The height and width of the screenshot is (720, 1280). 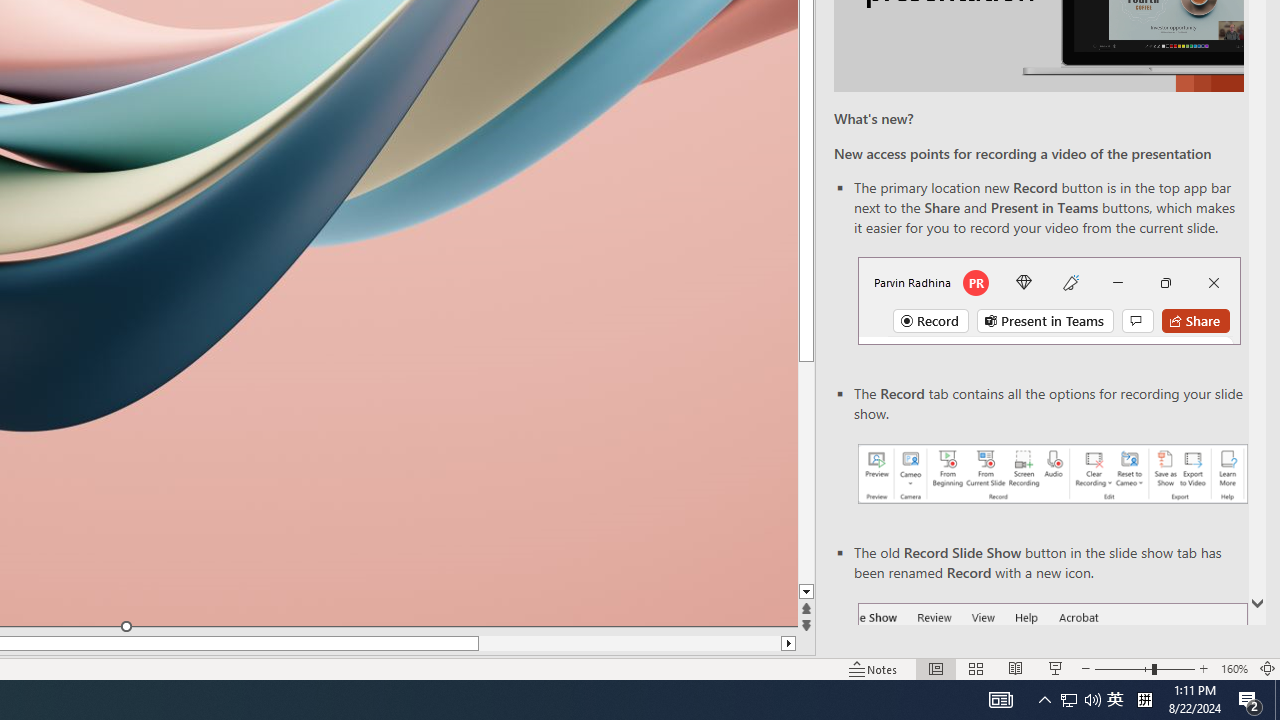 What do you see at coordinates (1015, 669) in the screenshot?
I see `'Reading View'` at bounding box center [1015, 669].